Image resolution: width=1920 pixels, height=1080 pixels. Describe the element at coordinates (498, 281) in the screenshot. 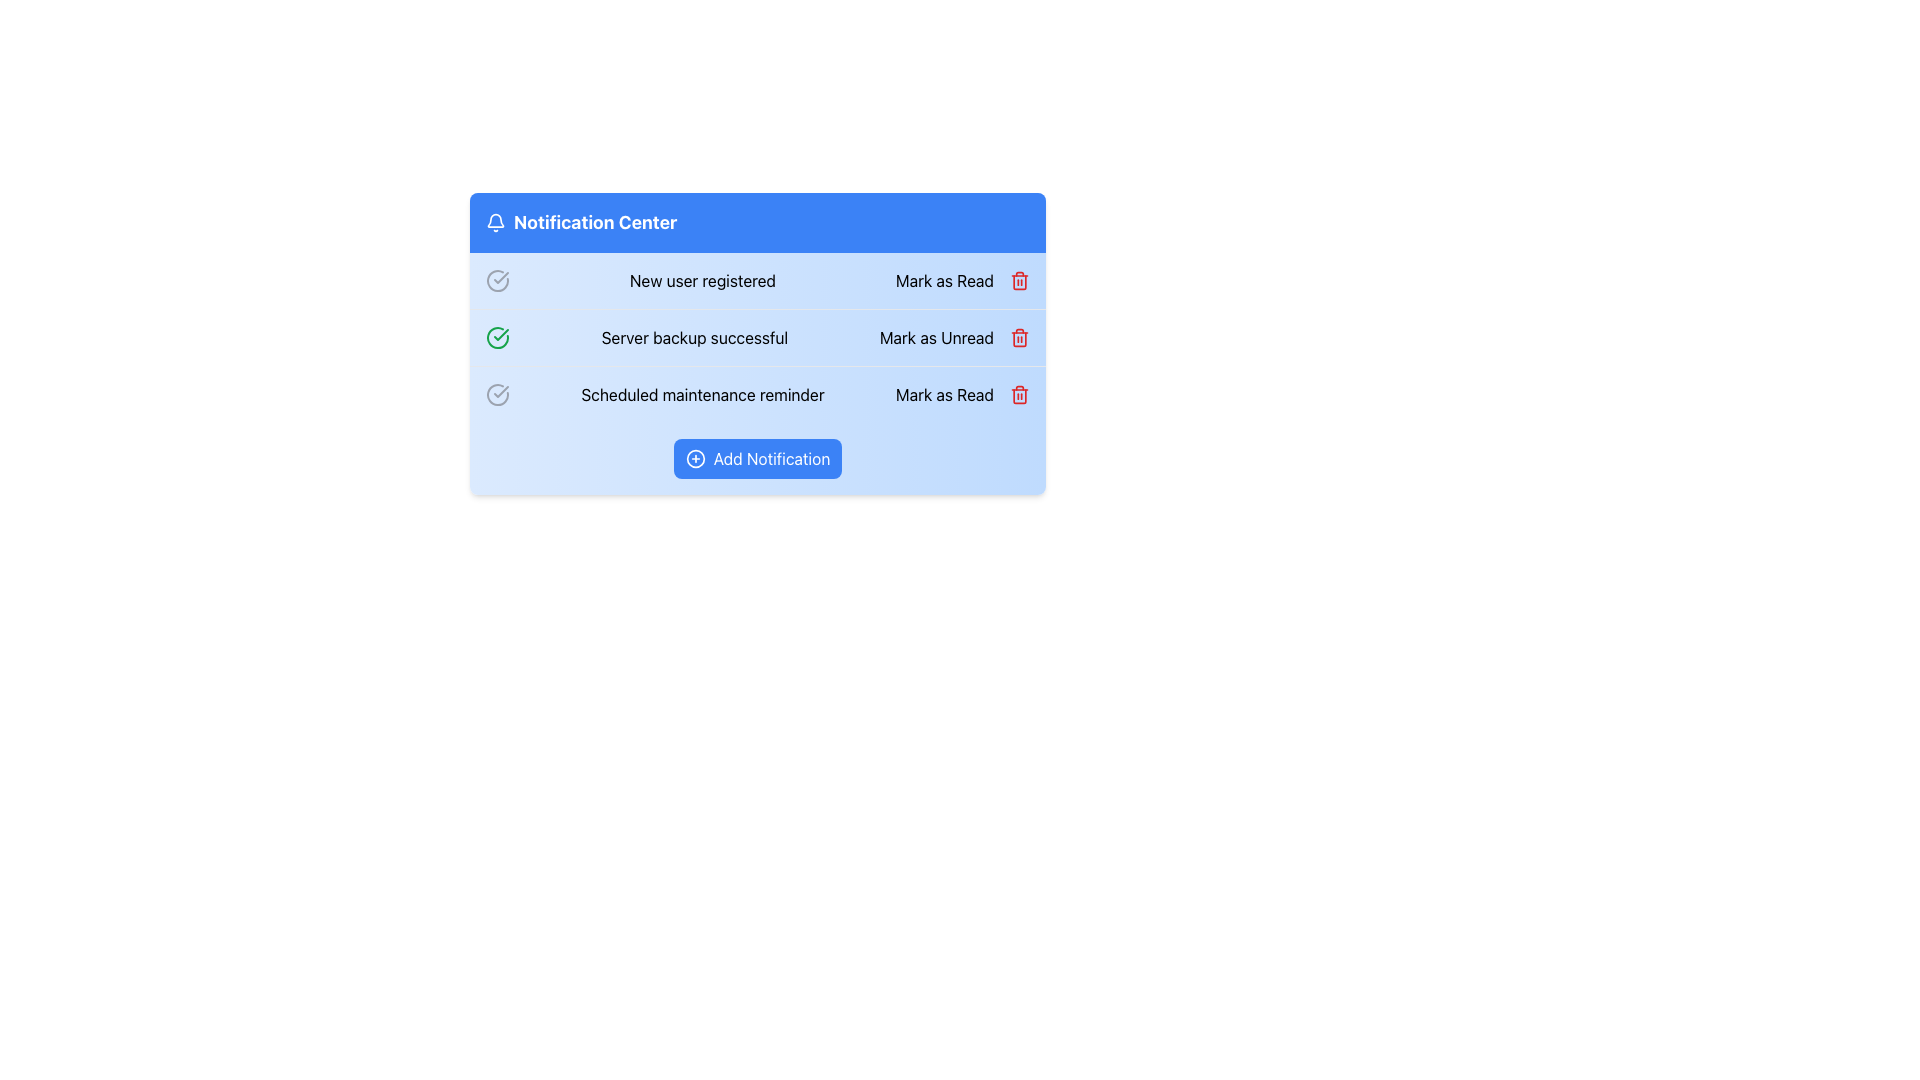

I see `the circular gray icon with a checkmark inside that indicates a new user registration, located to the left of the text 'New user registered' in the Notification Center` at that location.